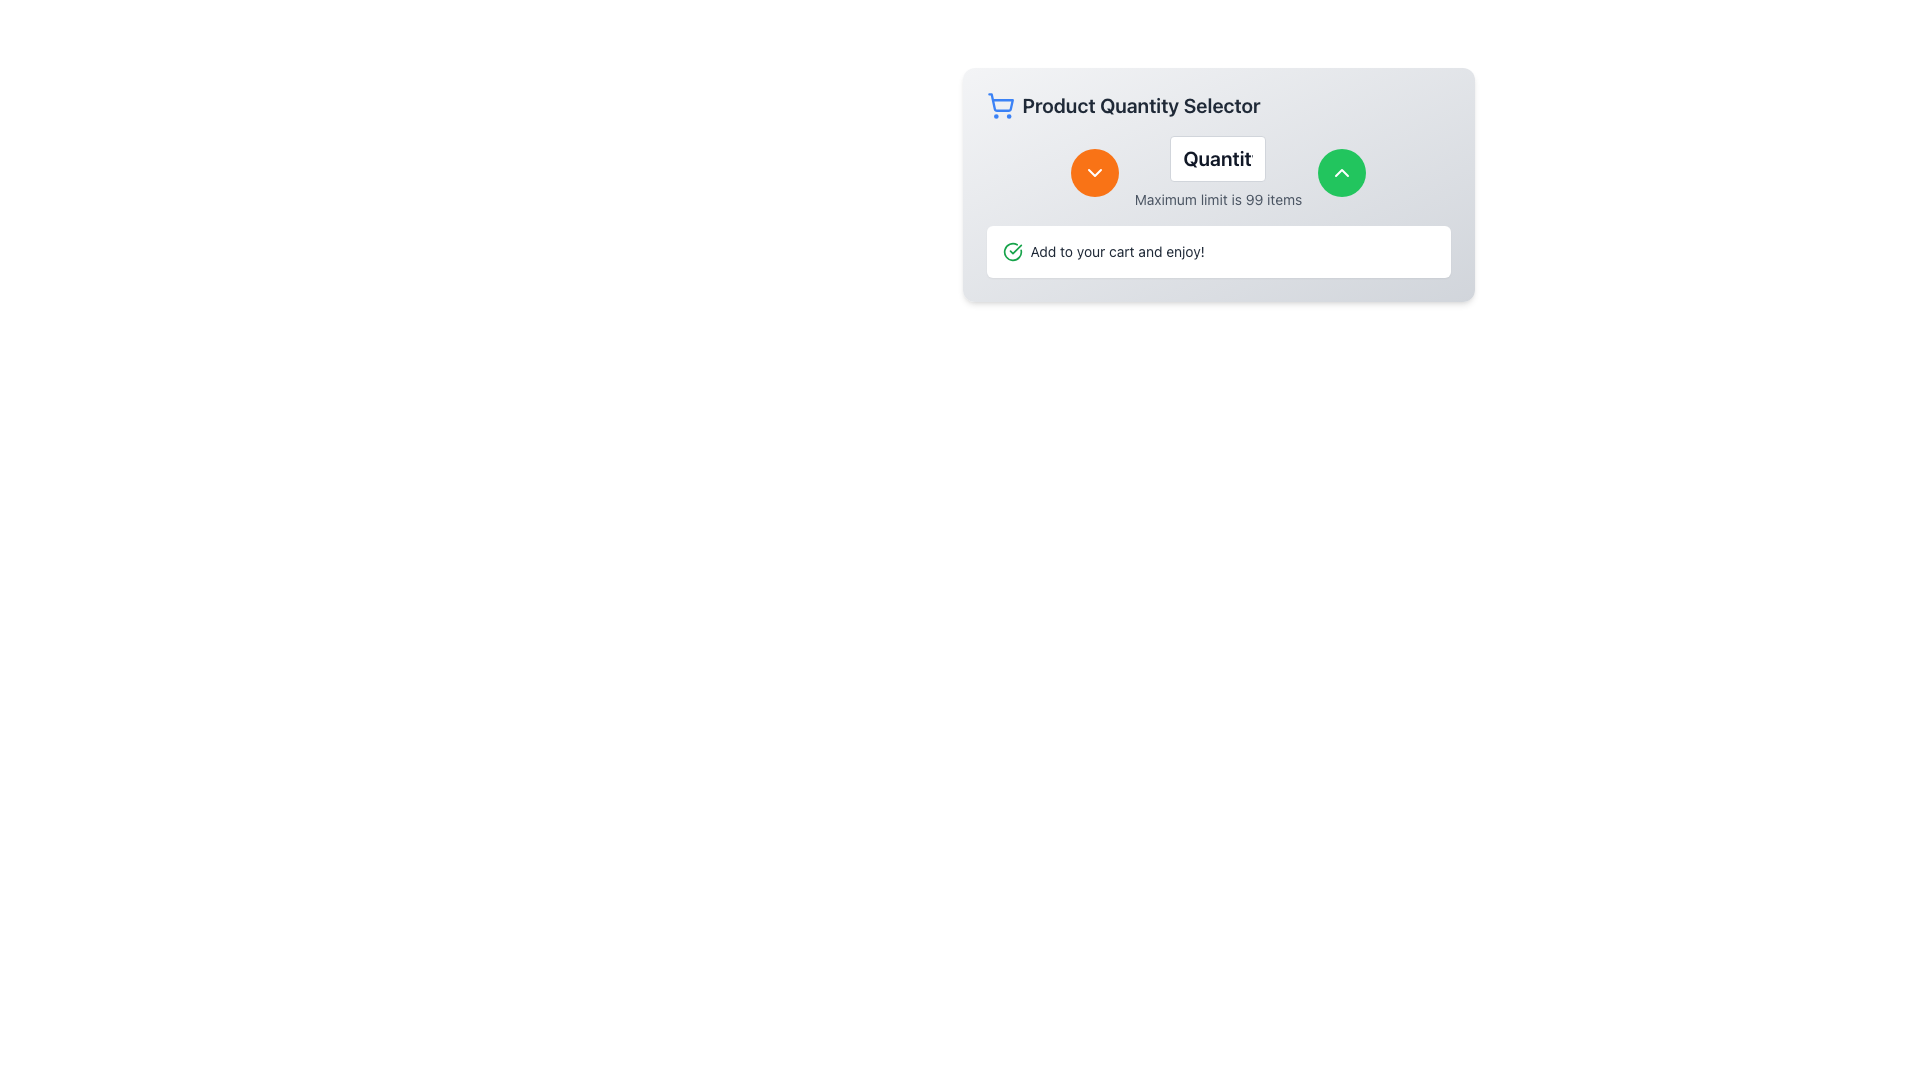  What do you see at coordinates (1012, 250) in the screenshot?
I see `the circular icon with a green checkmark that is positioned to the left of the text 'Add to your cart and enjoy!'` at bounding box center [1012, 250].